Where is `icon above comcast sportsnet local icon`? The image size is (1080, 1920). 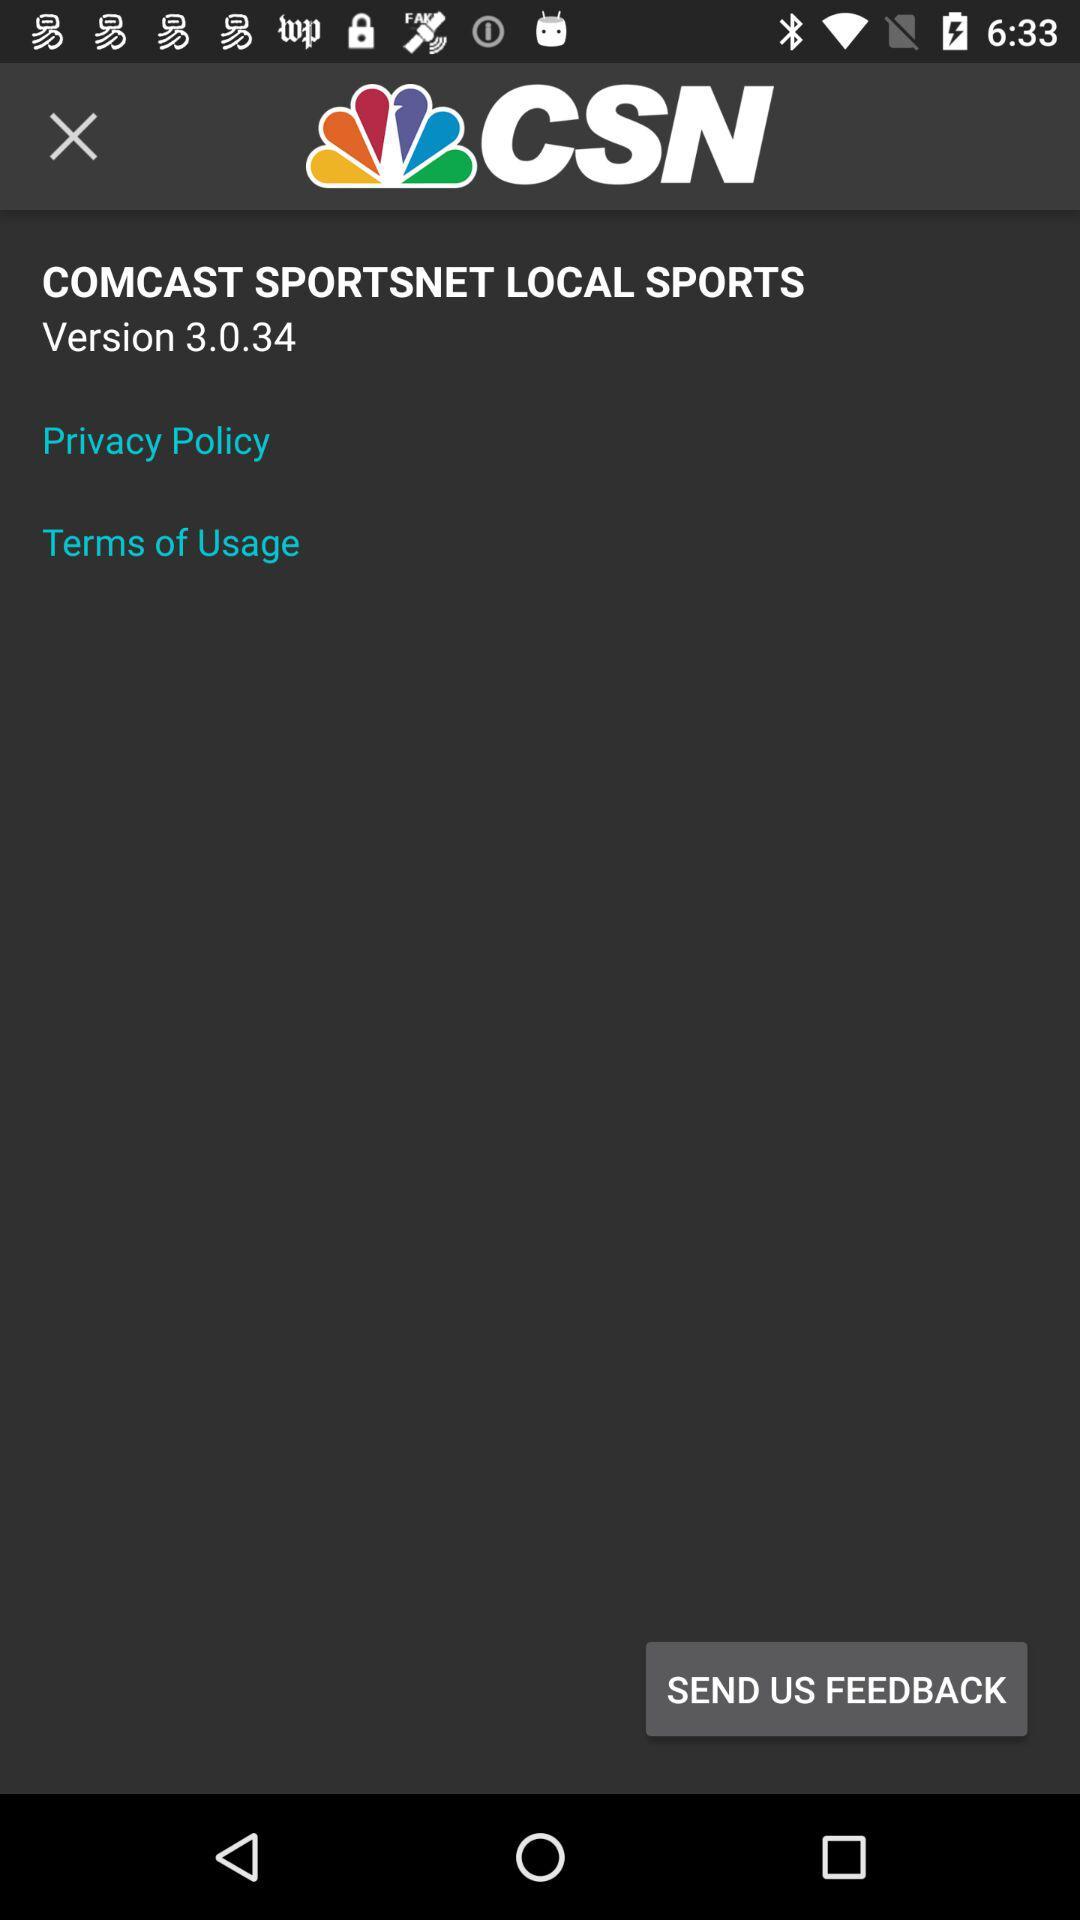
icon above comcast sportsnet local icon is located at coordinates (72, 135).